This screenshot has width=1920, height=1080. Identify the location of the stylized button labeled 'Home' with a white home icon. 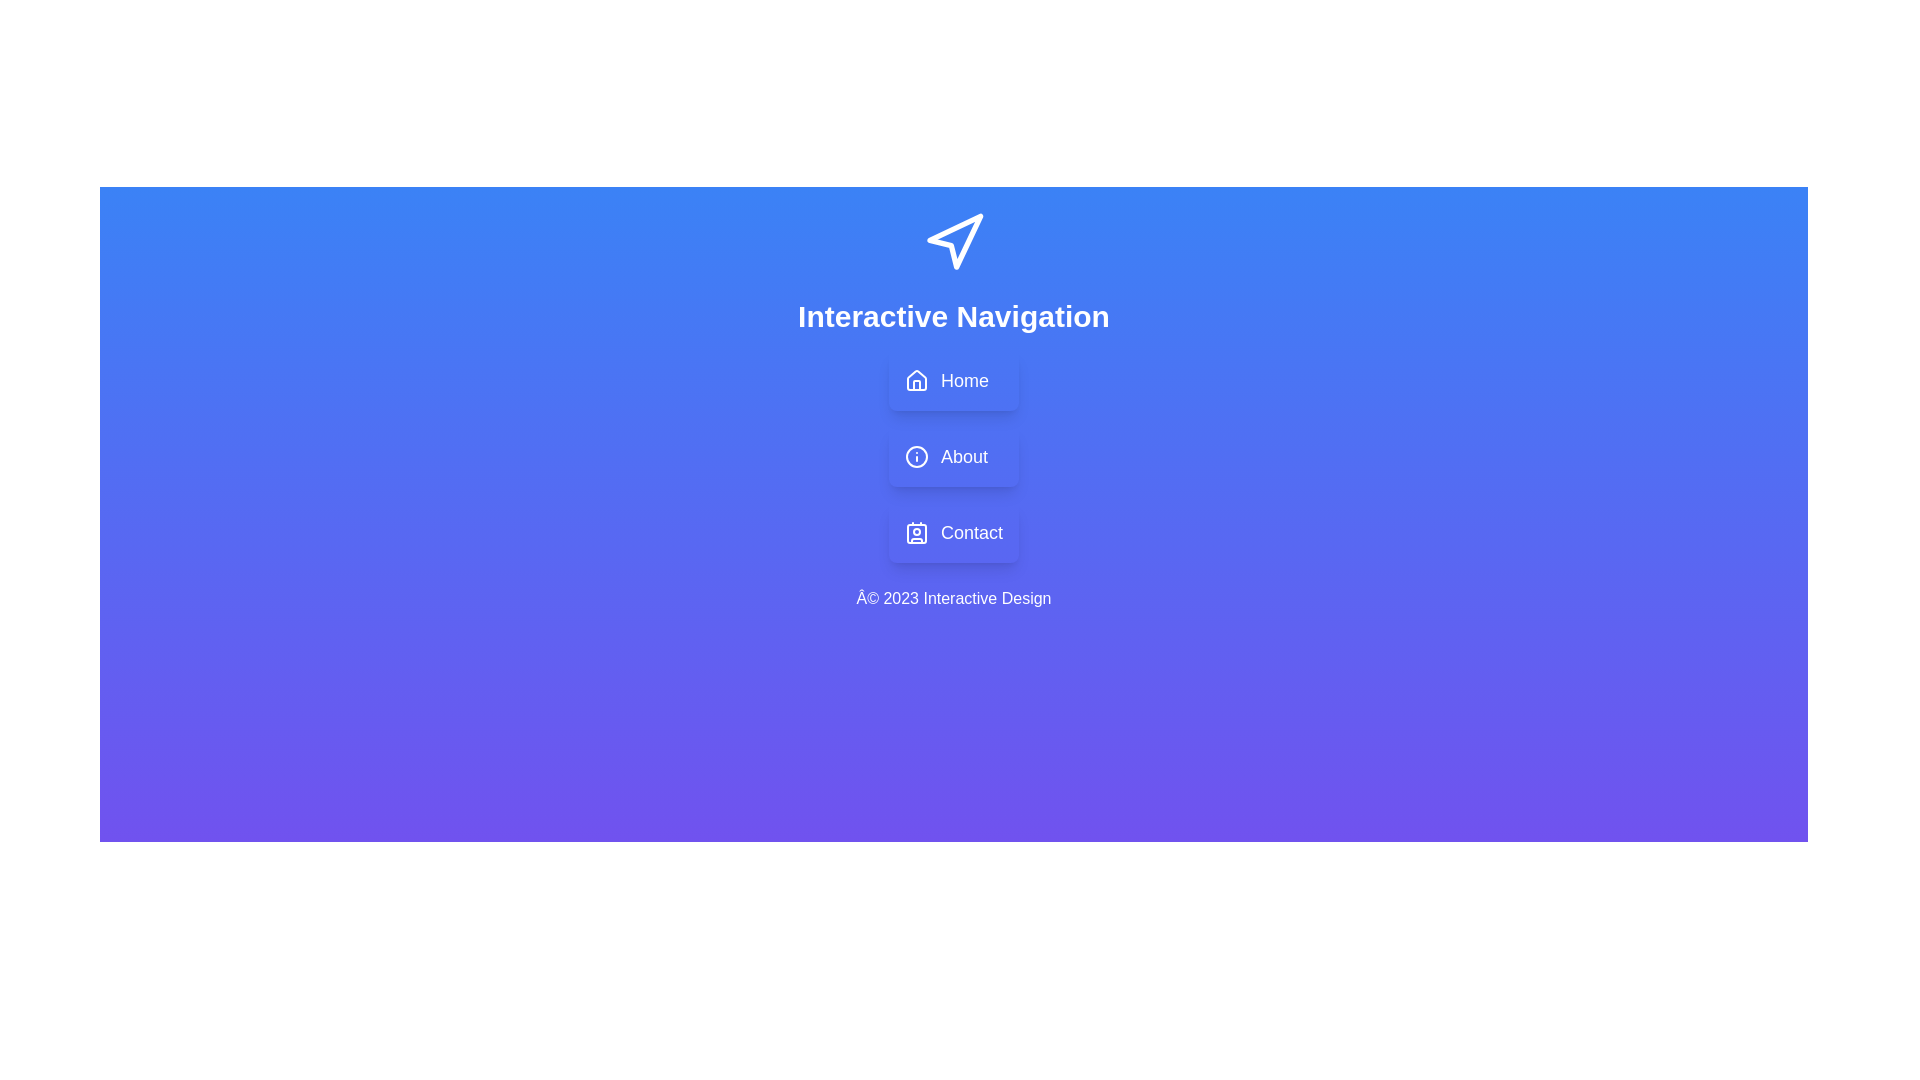
(953, 381).